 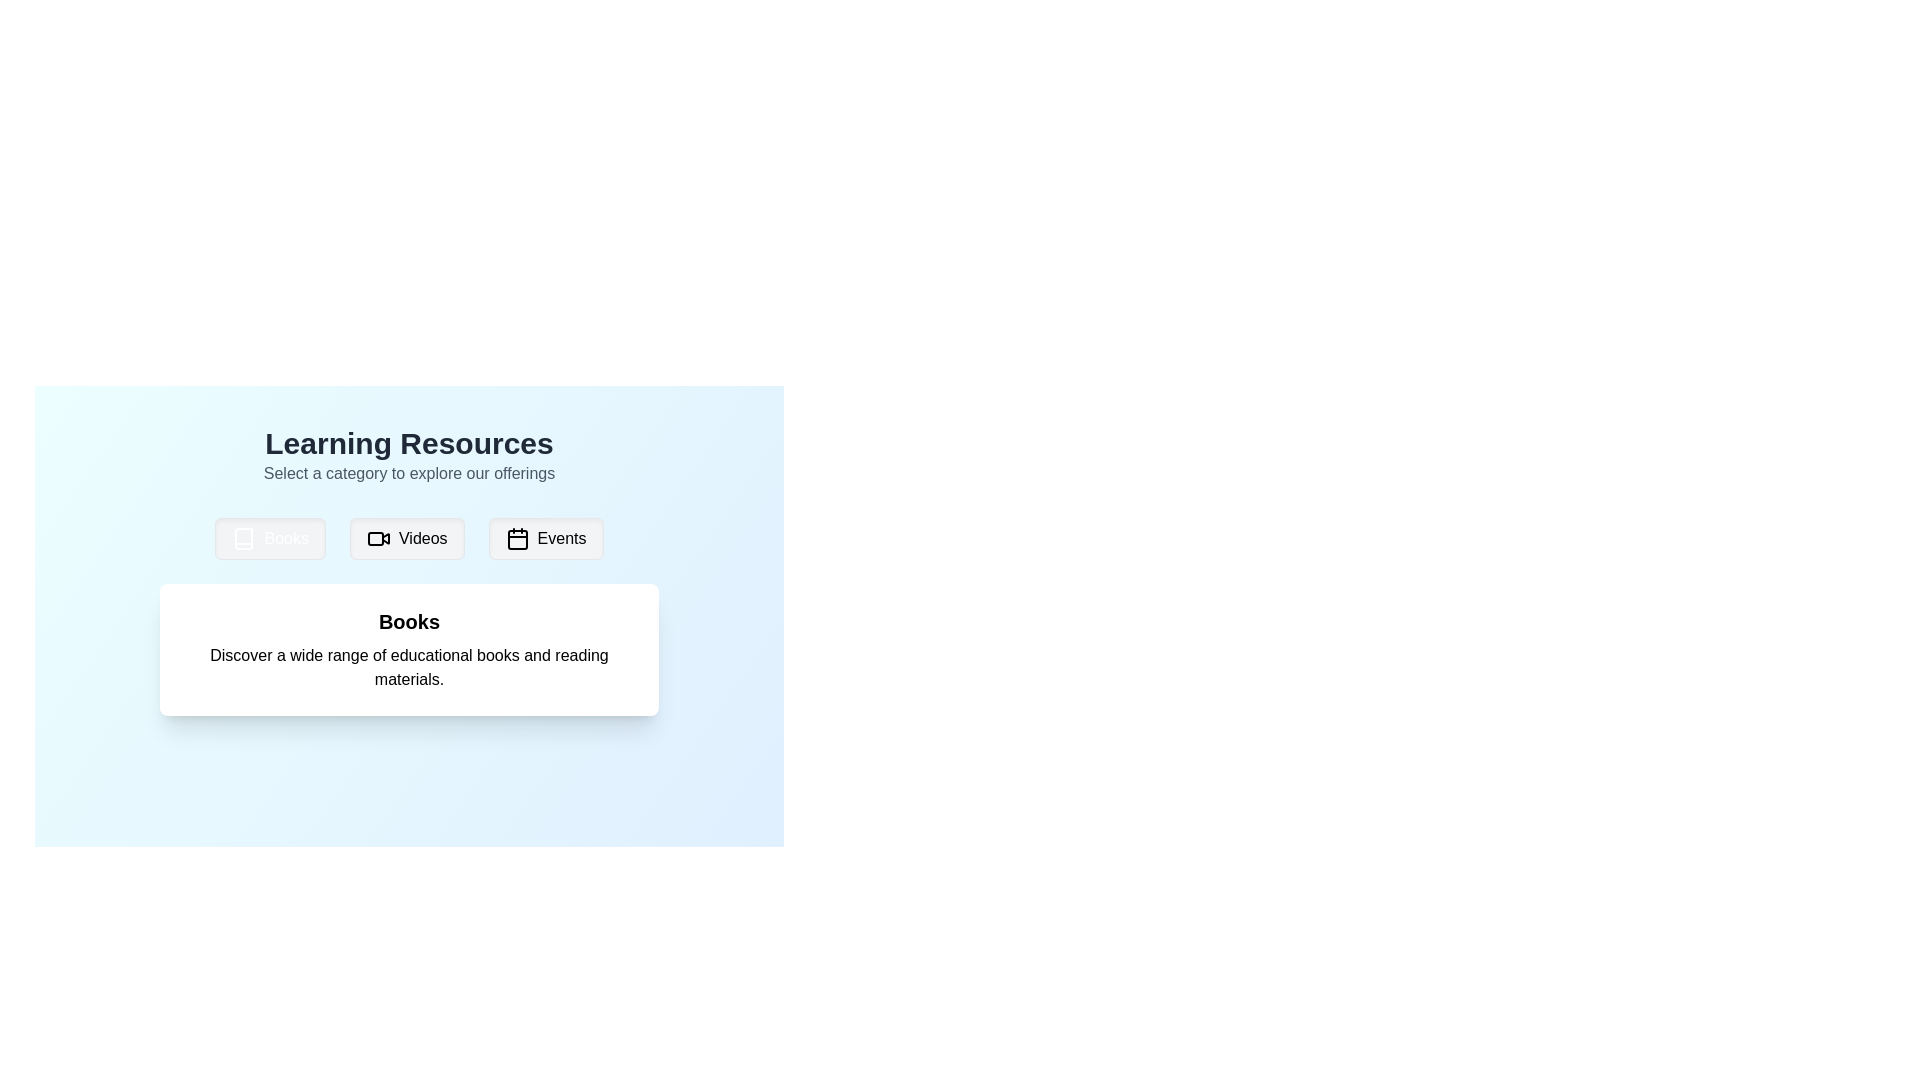 I want to click on the Text card that provides a brief description of the selected category 'Books' located in the middle-lower portion of the 'Learning Resources' area, so click(x=408, y=603).